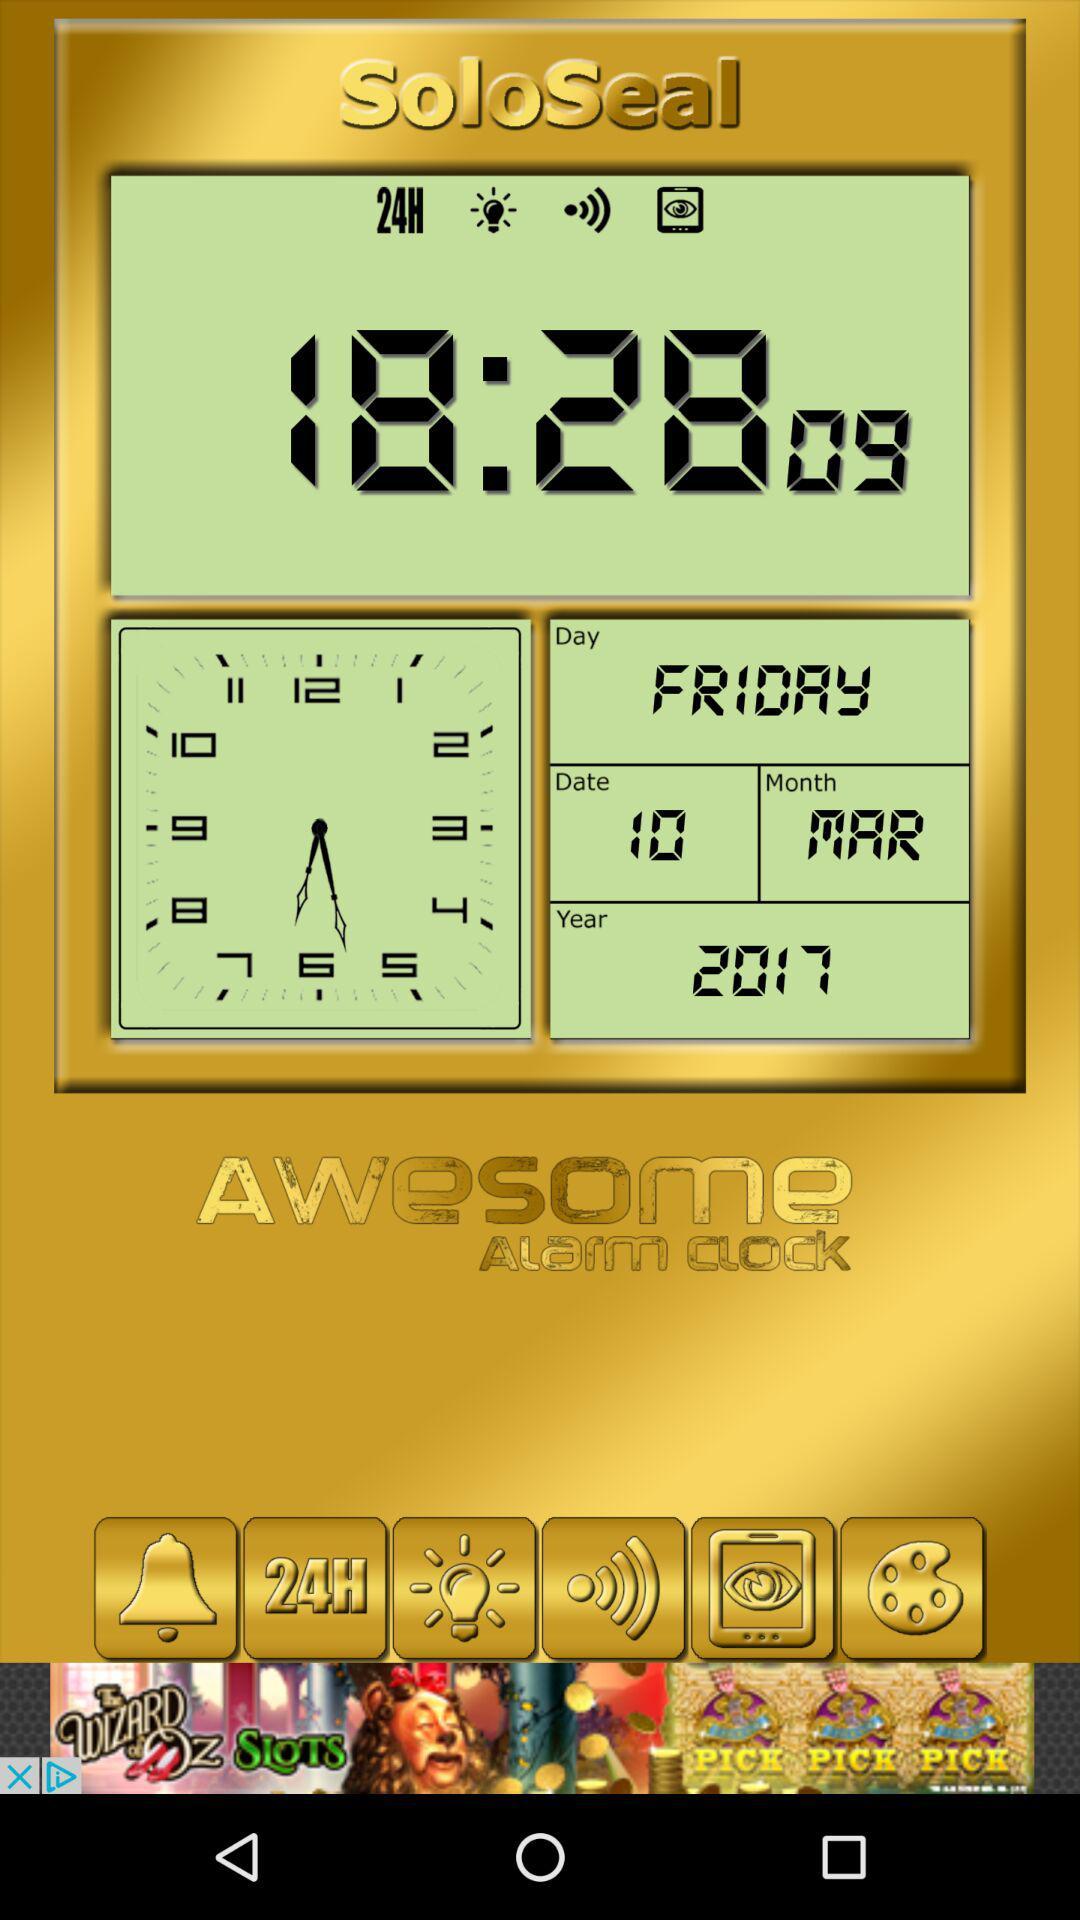  Describe the element at coordinates (315, 1587) in the screenshot. I see `change time` at that location.